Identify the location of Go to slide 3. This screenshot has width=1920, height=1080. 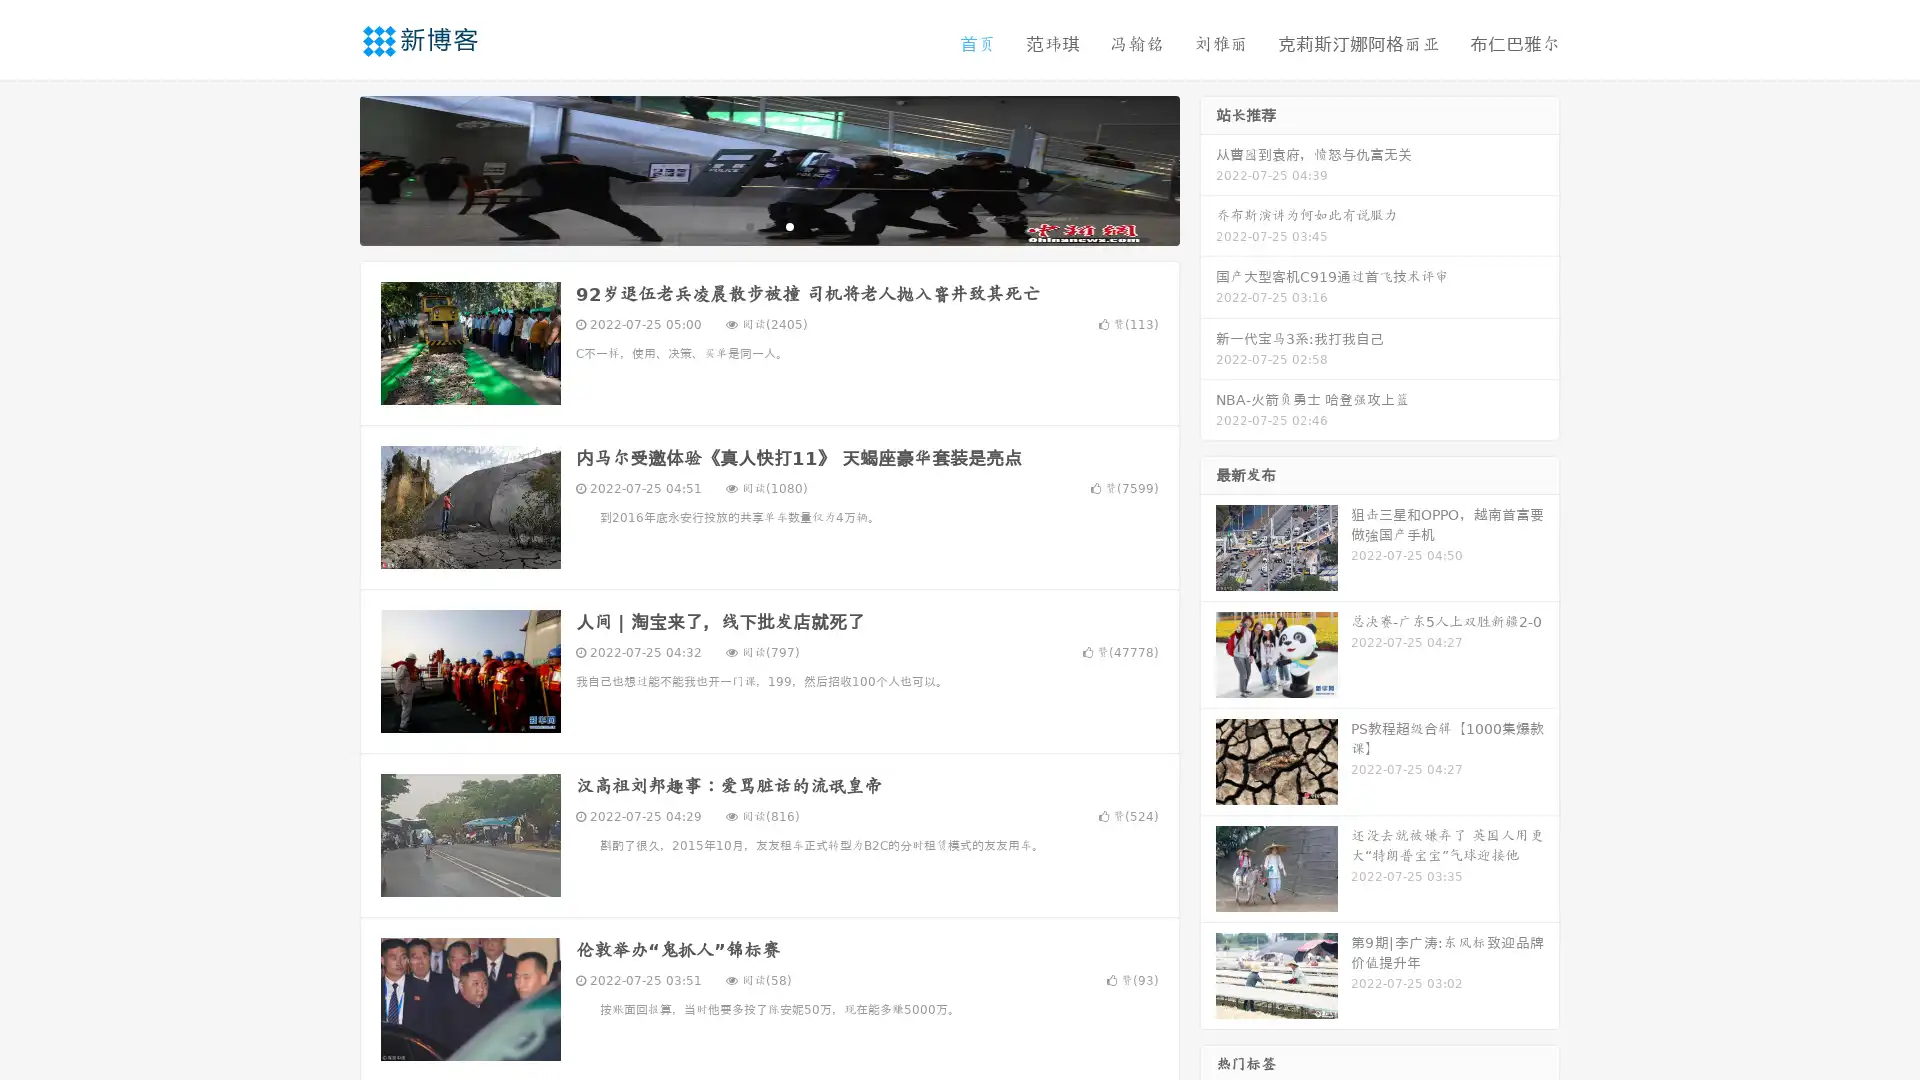
(789, 225).